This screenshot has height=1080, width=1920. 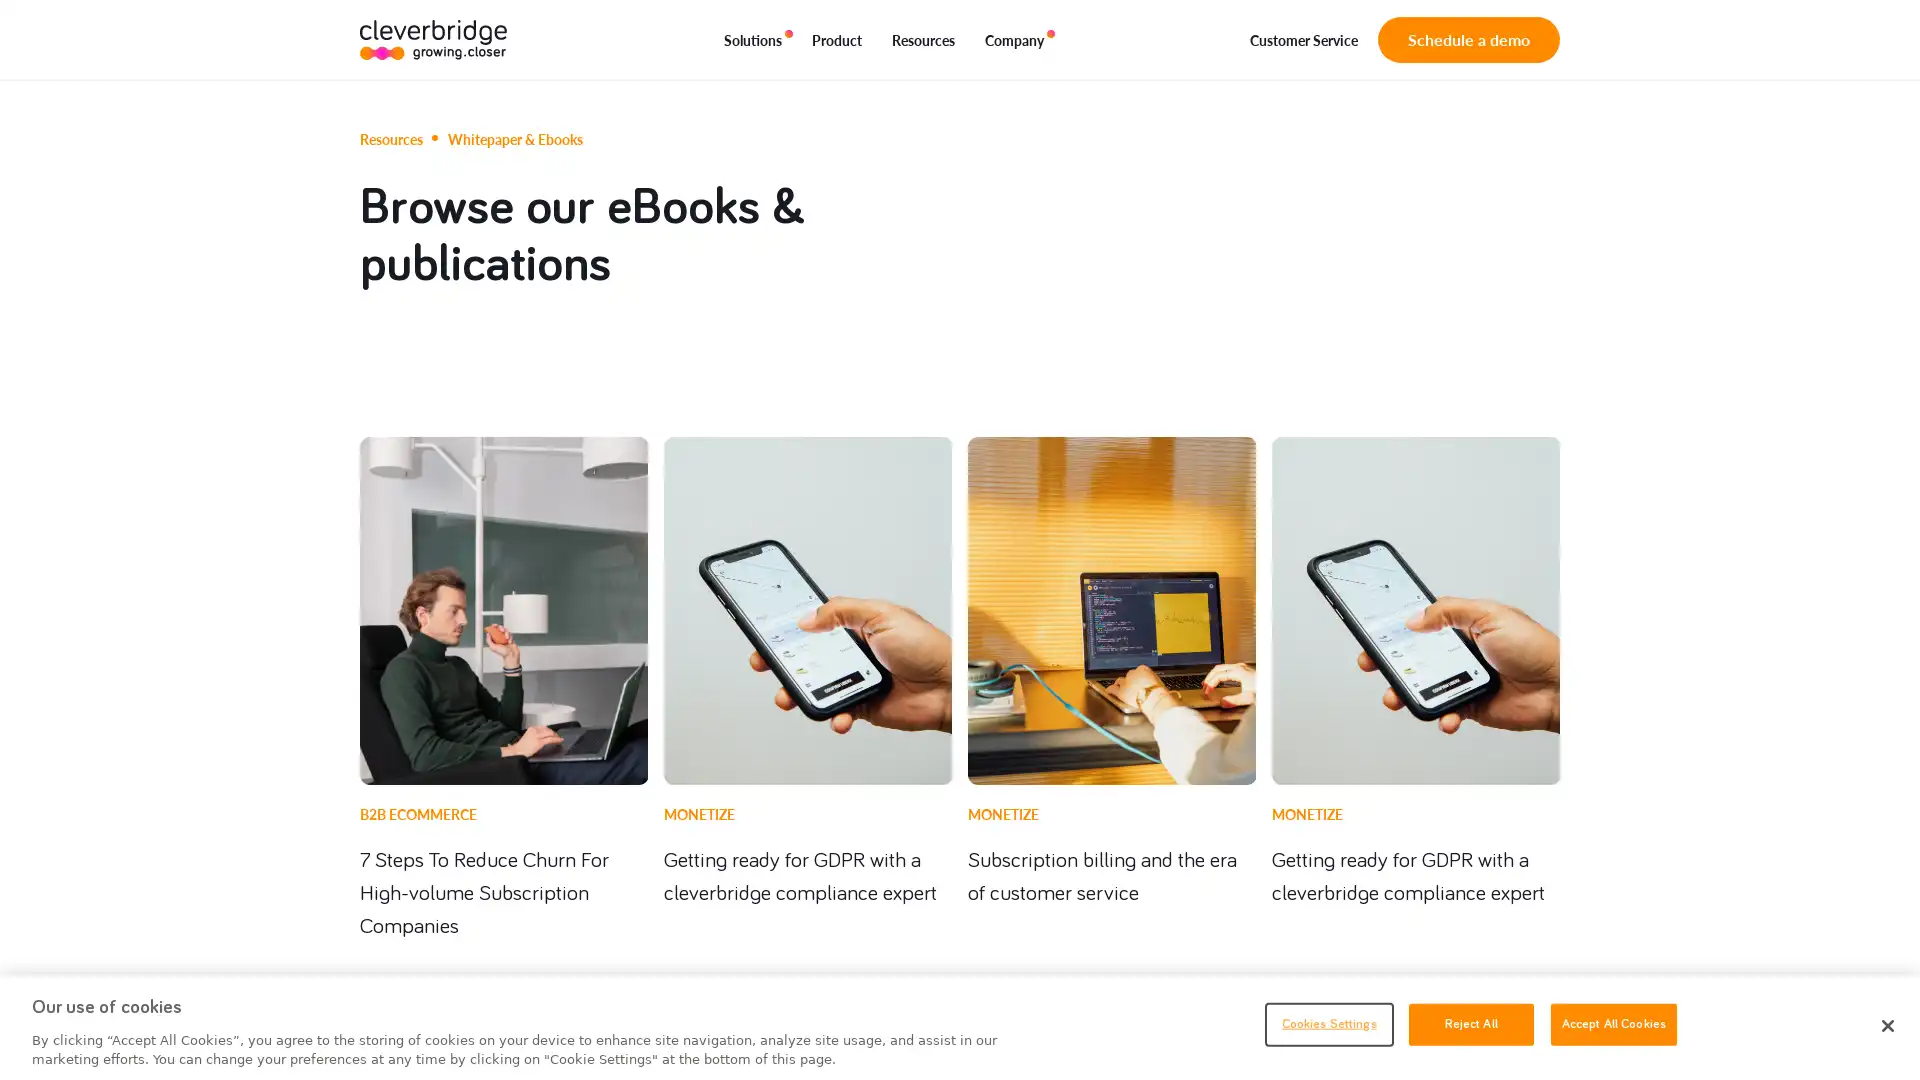 I want to click on Reject All, so click(x=1470, y=1023).